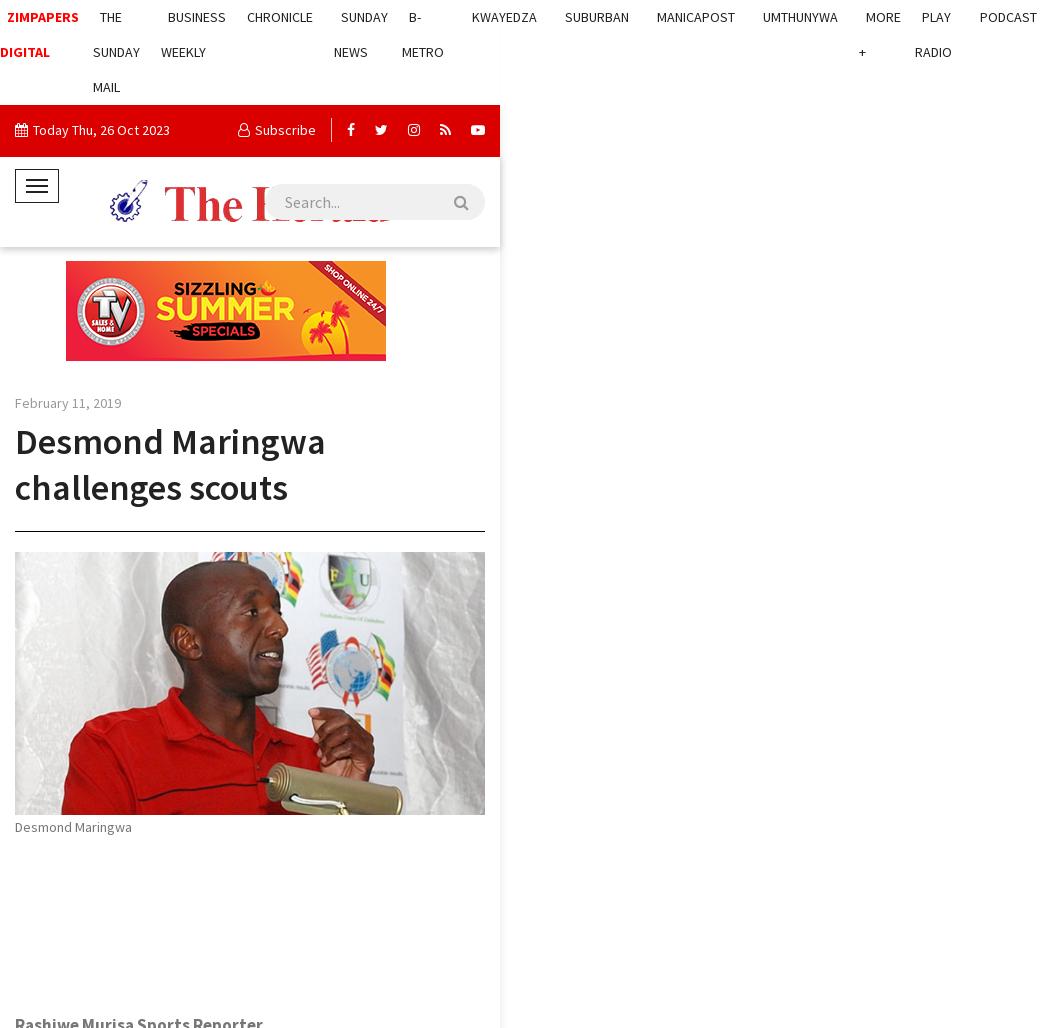 This screenshot has width=1044, height=1028. I want to click on 'The Sunday Mail', so click(93, 52).